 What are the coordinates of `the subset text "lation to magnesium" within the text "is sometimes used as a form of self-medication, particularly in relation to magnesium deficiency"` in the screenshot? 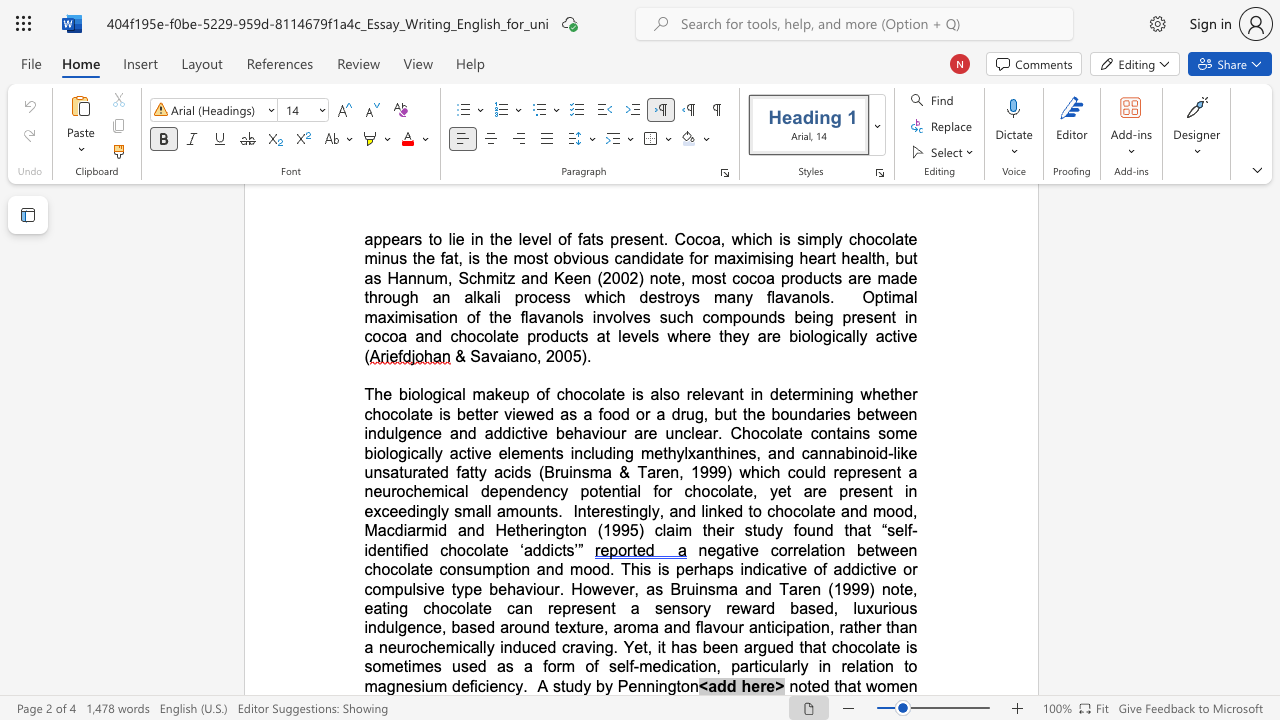 It's located at (855, 666).